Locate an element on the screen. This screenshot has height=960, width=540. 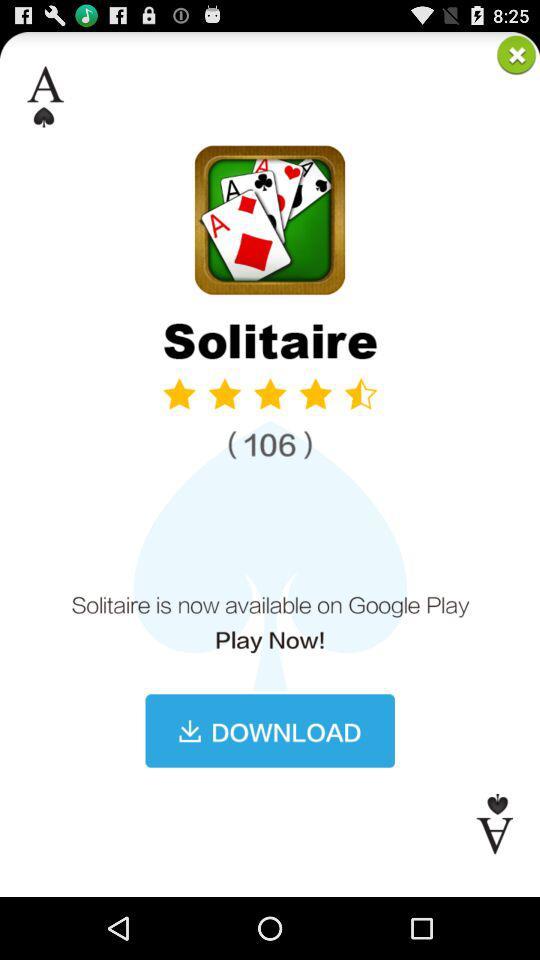
closing the solitaire is located at coordinates (516, 53).